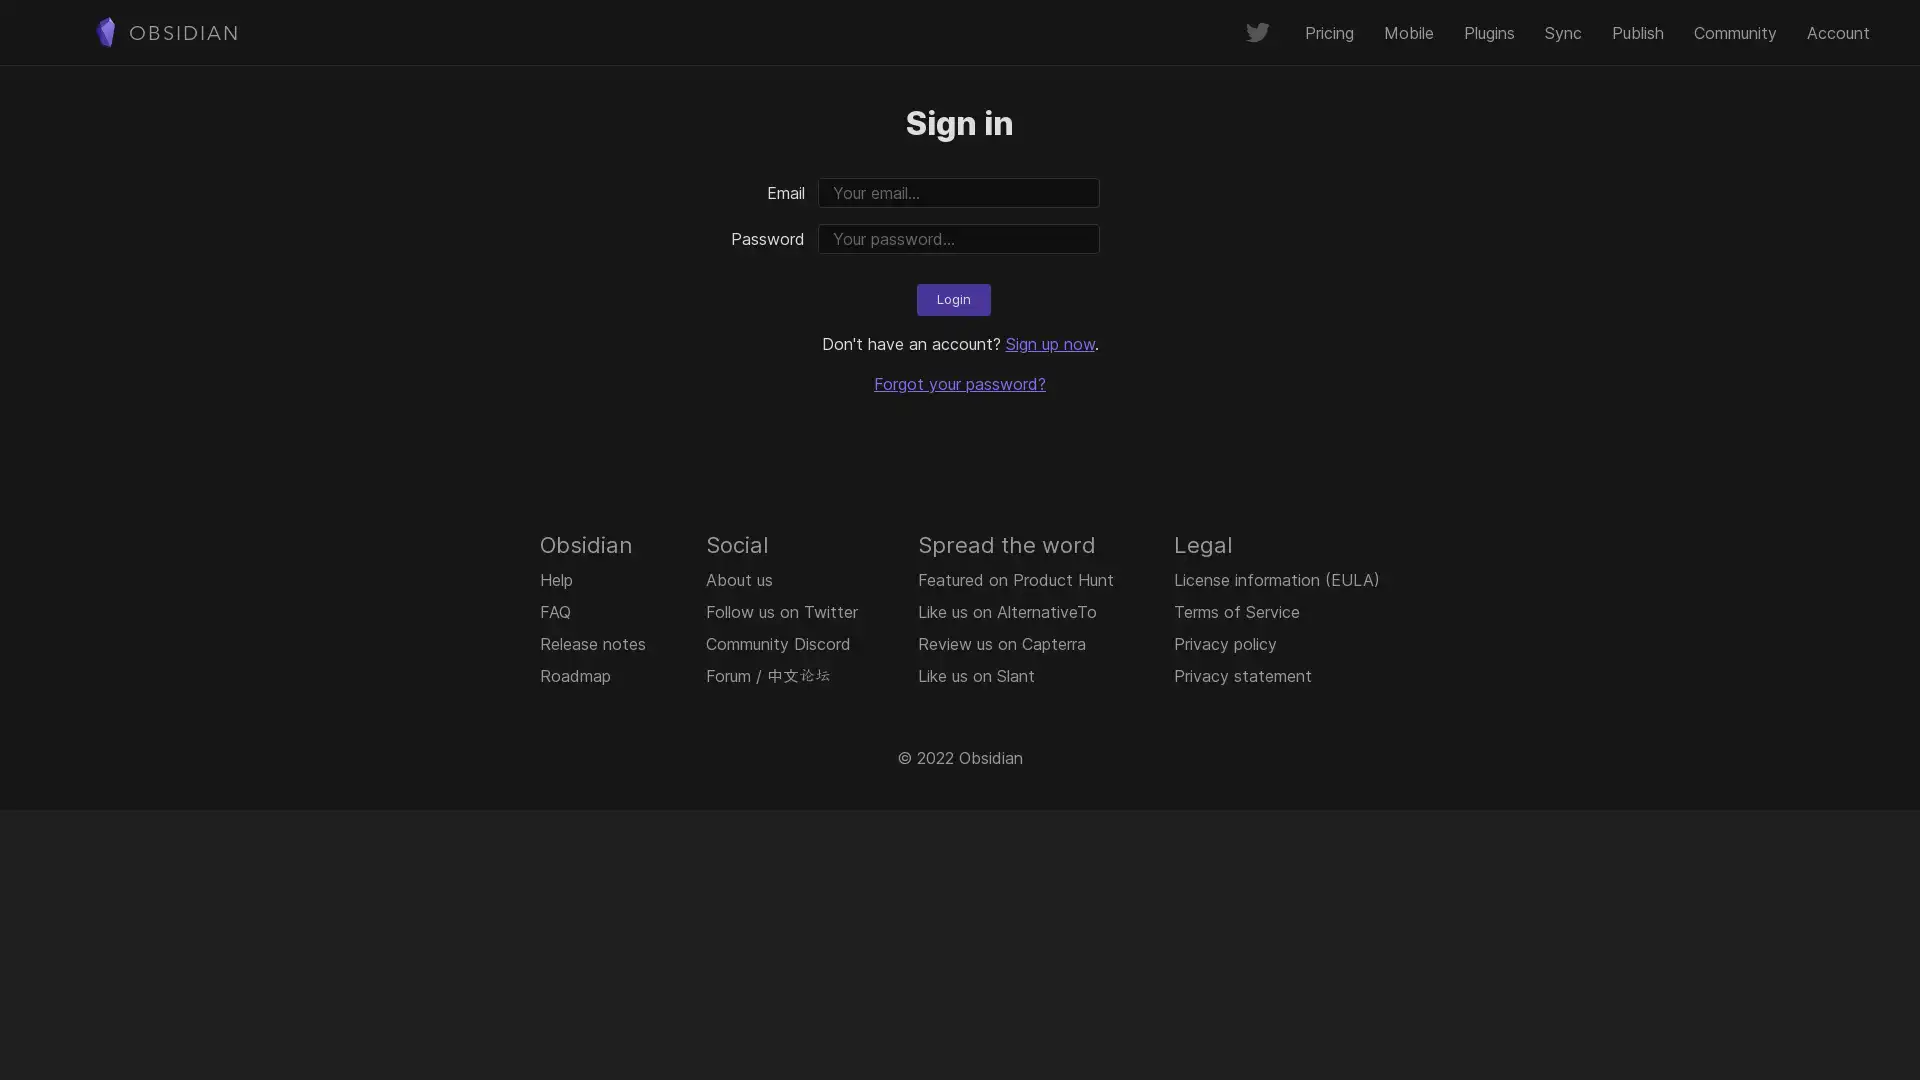 This screenshot has width=1920, height=1080. Describe the element at coordinates (953, 299) in the screenshot. I see `Login` at that location.